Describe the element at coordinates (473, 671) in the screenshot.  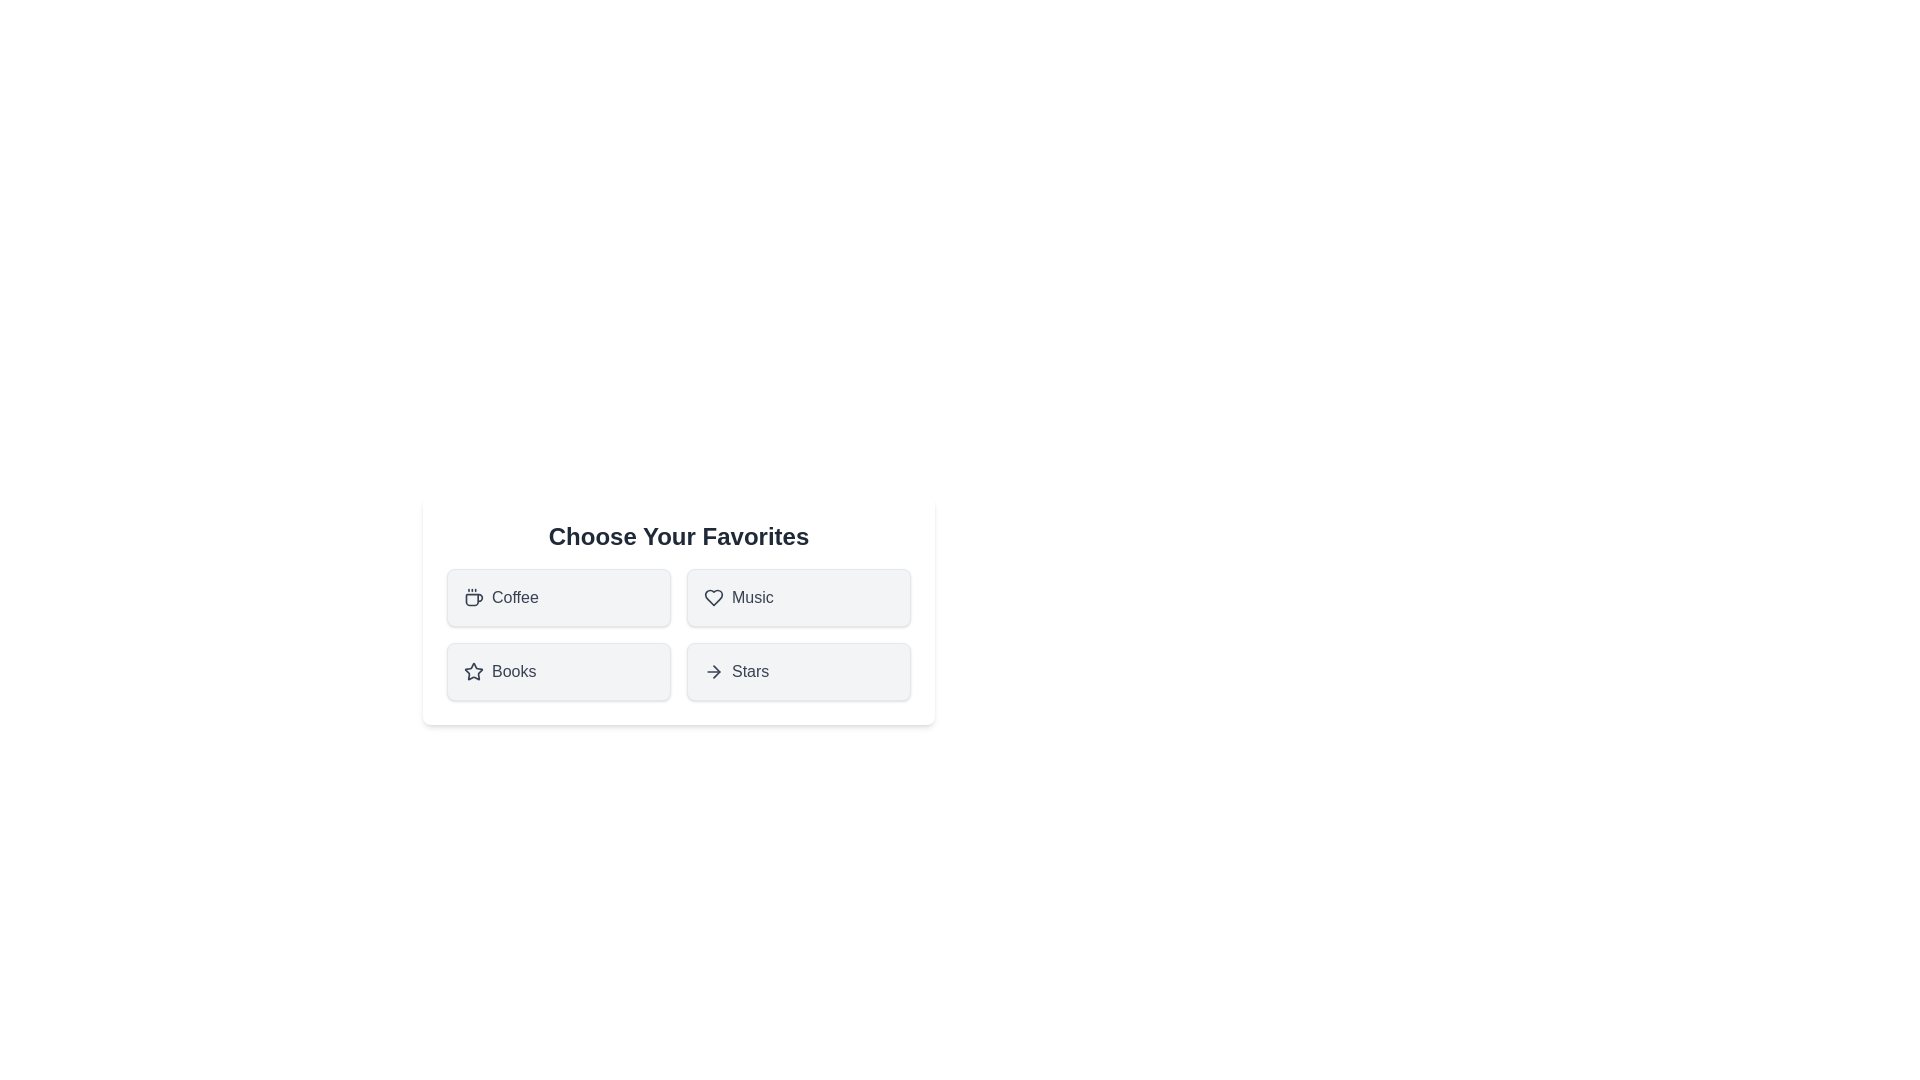
I see `the star-shaped icon located on the left side of the 'Books' button, which is positioned in the bottom-left quadrant of the grid of favorite categories` at that location.